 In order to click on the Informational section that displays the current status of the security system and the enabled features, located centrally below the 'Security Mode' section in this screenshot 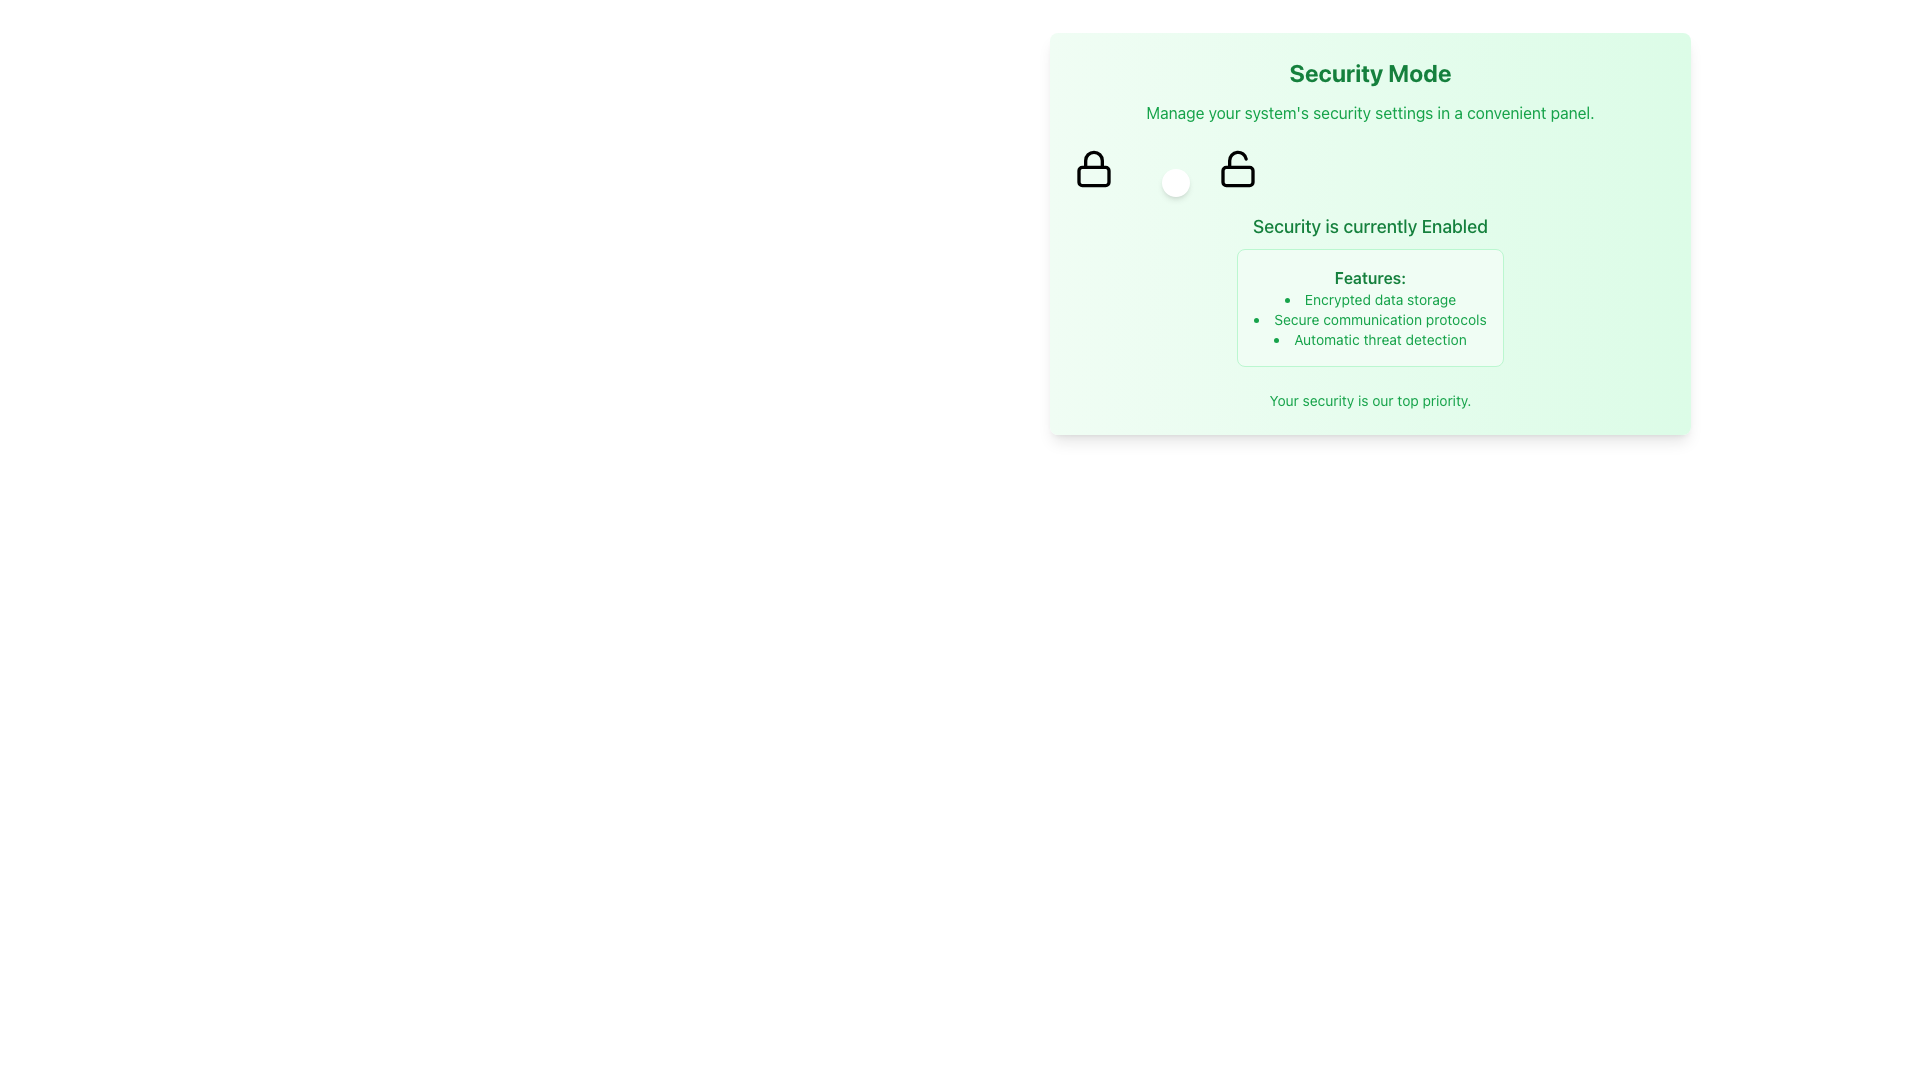, I will do `click(1369, 289)`.